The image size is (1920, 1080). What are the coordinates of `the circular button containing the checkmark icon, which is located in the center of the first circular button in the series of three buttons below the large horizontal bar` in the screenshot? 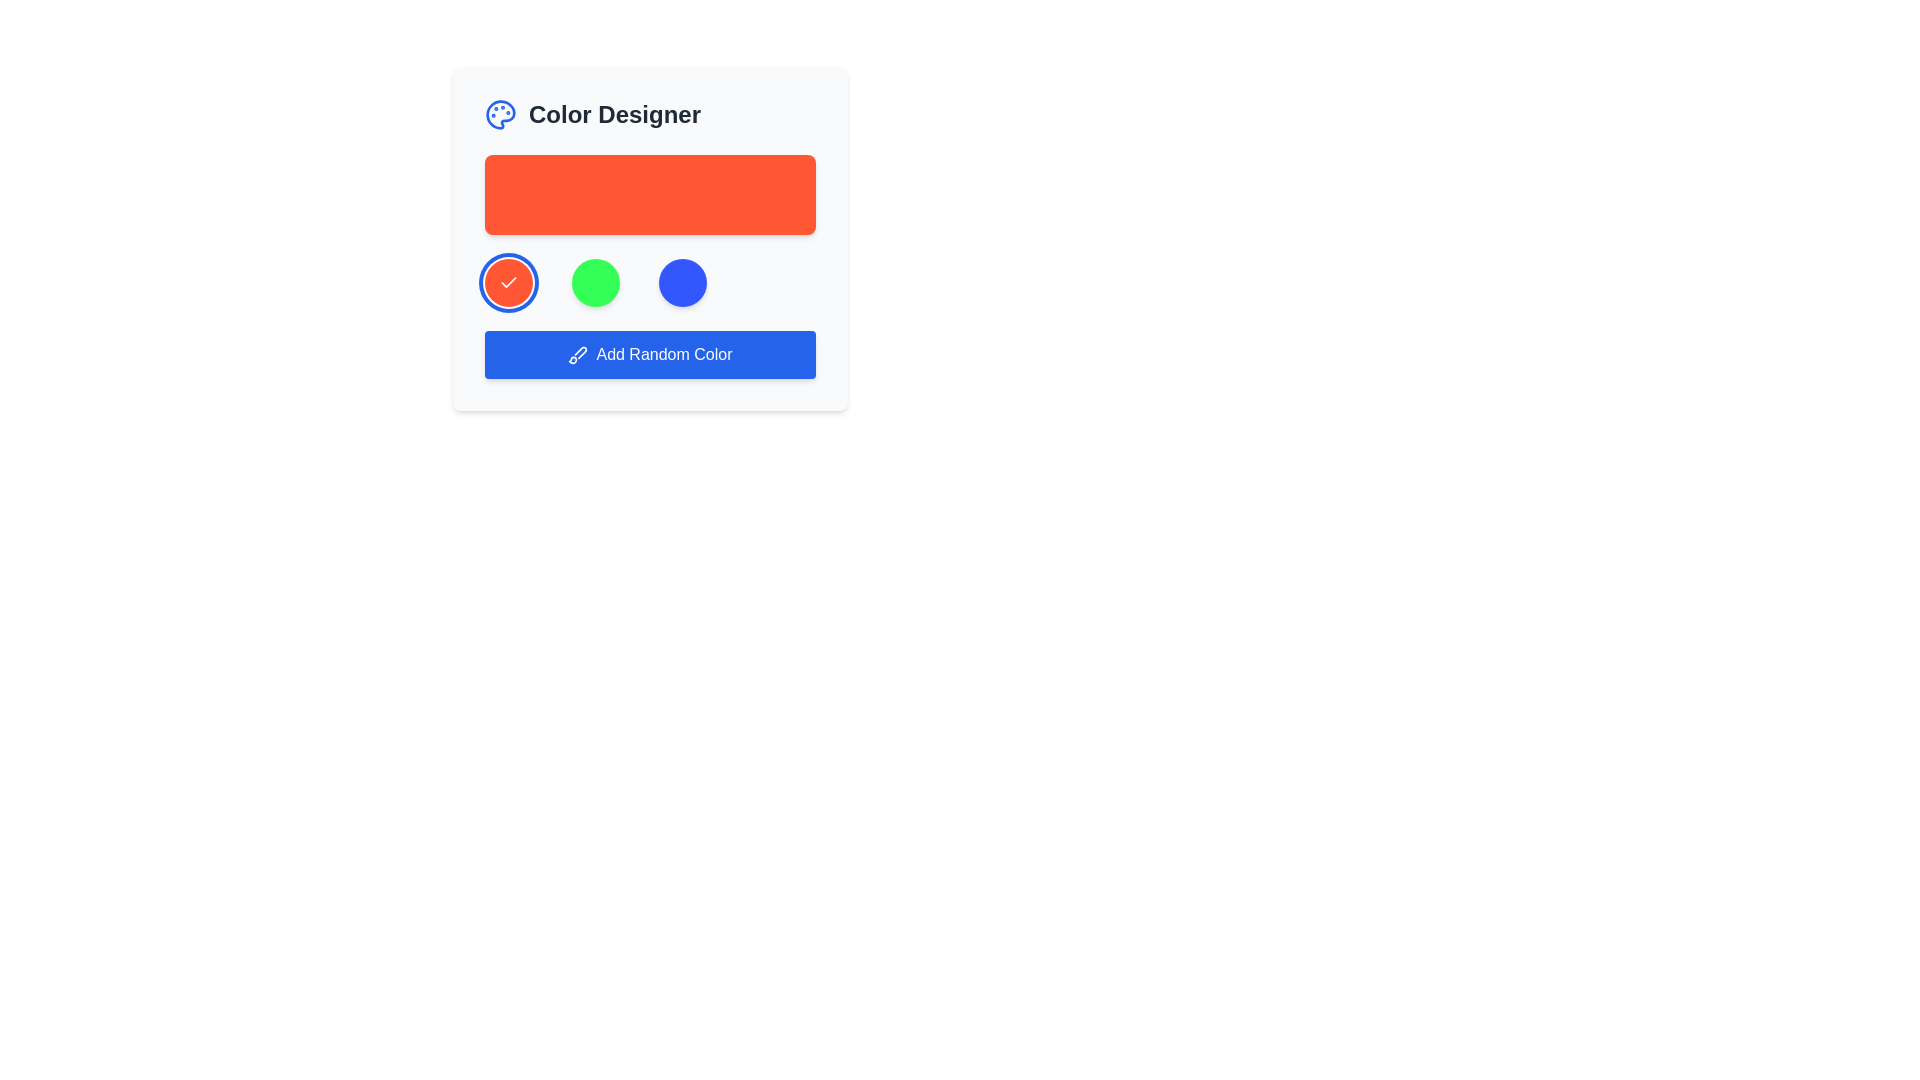 It's located at (508, 281).